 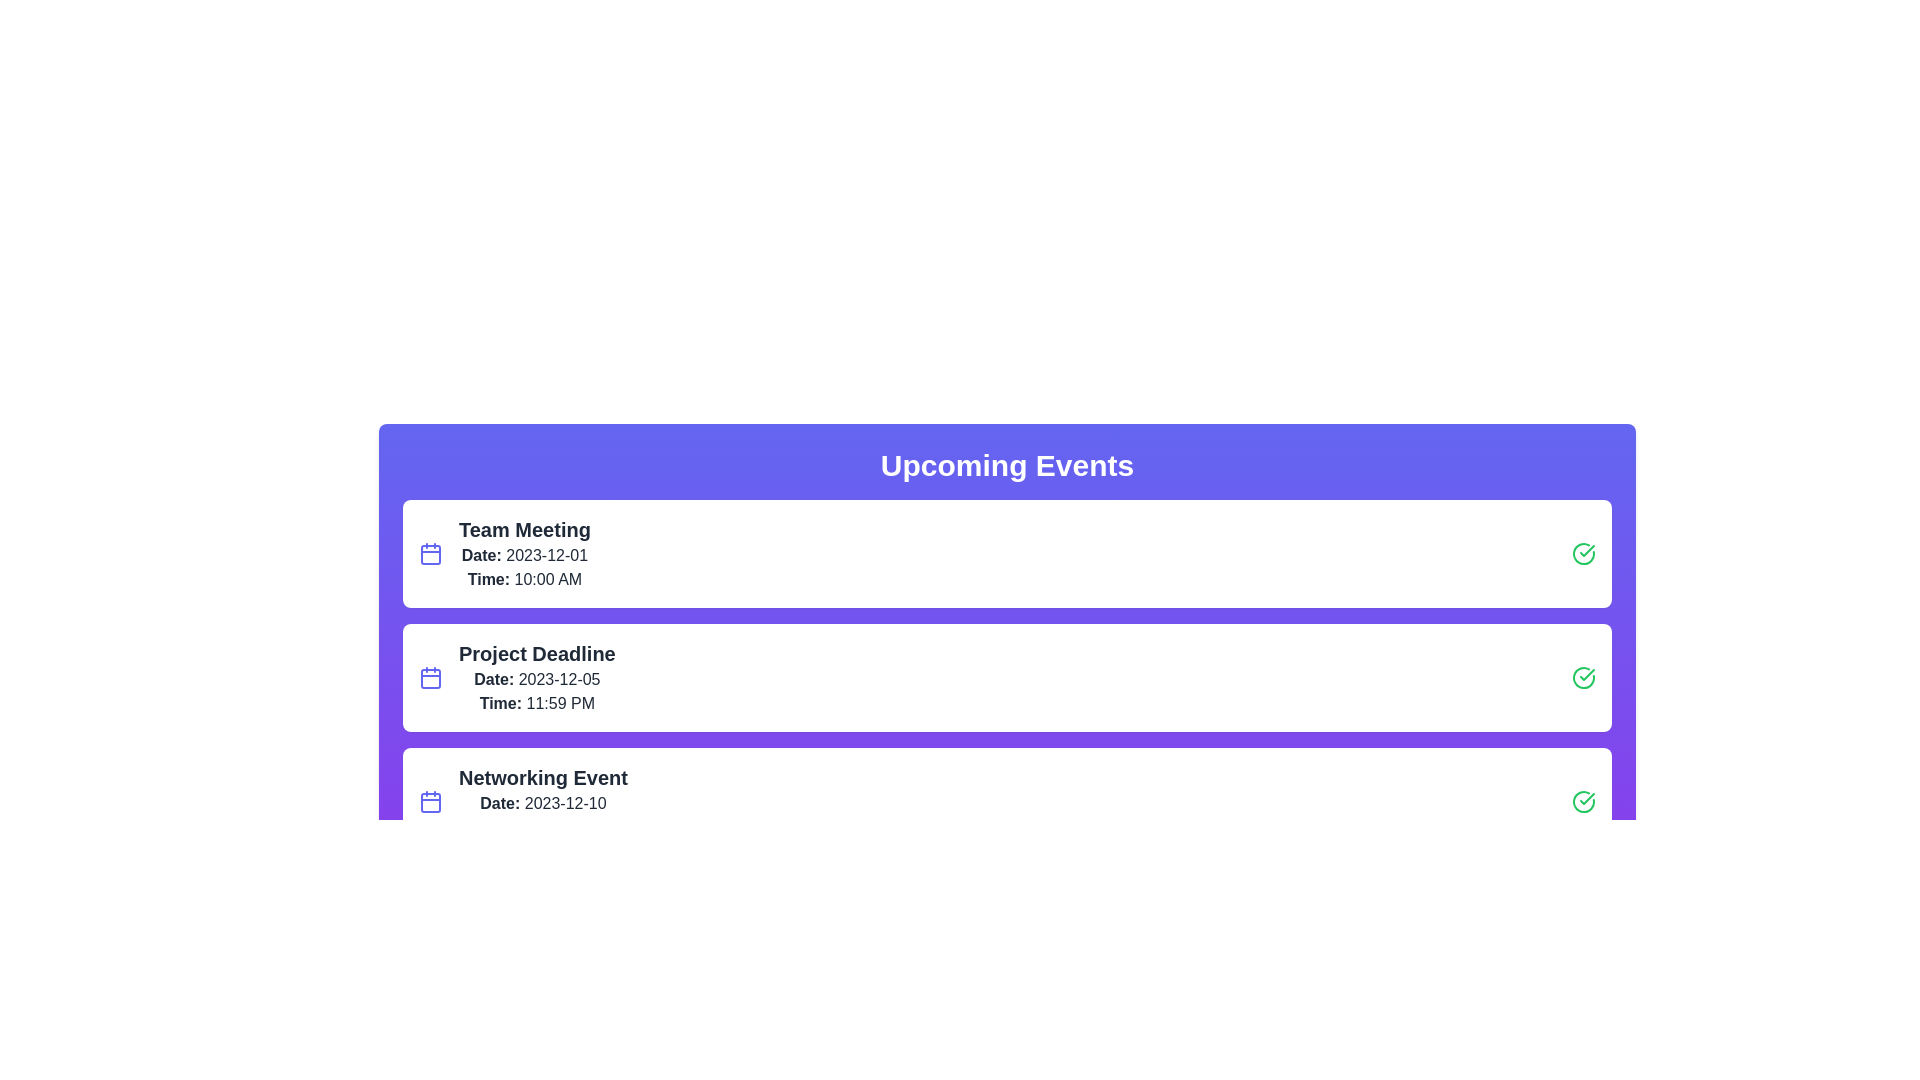 What do you see at coordinates (543, 802) in the screenshot?
I see `the static text component displaying the date information for the 'Networking Event', which is positioned below the title and above the time information` at bounding box center [543, 802].